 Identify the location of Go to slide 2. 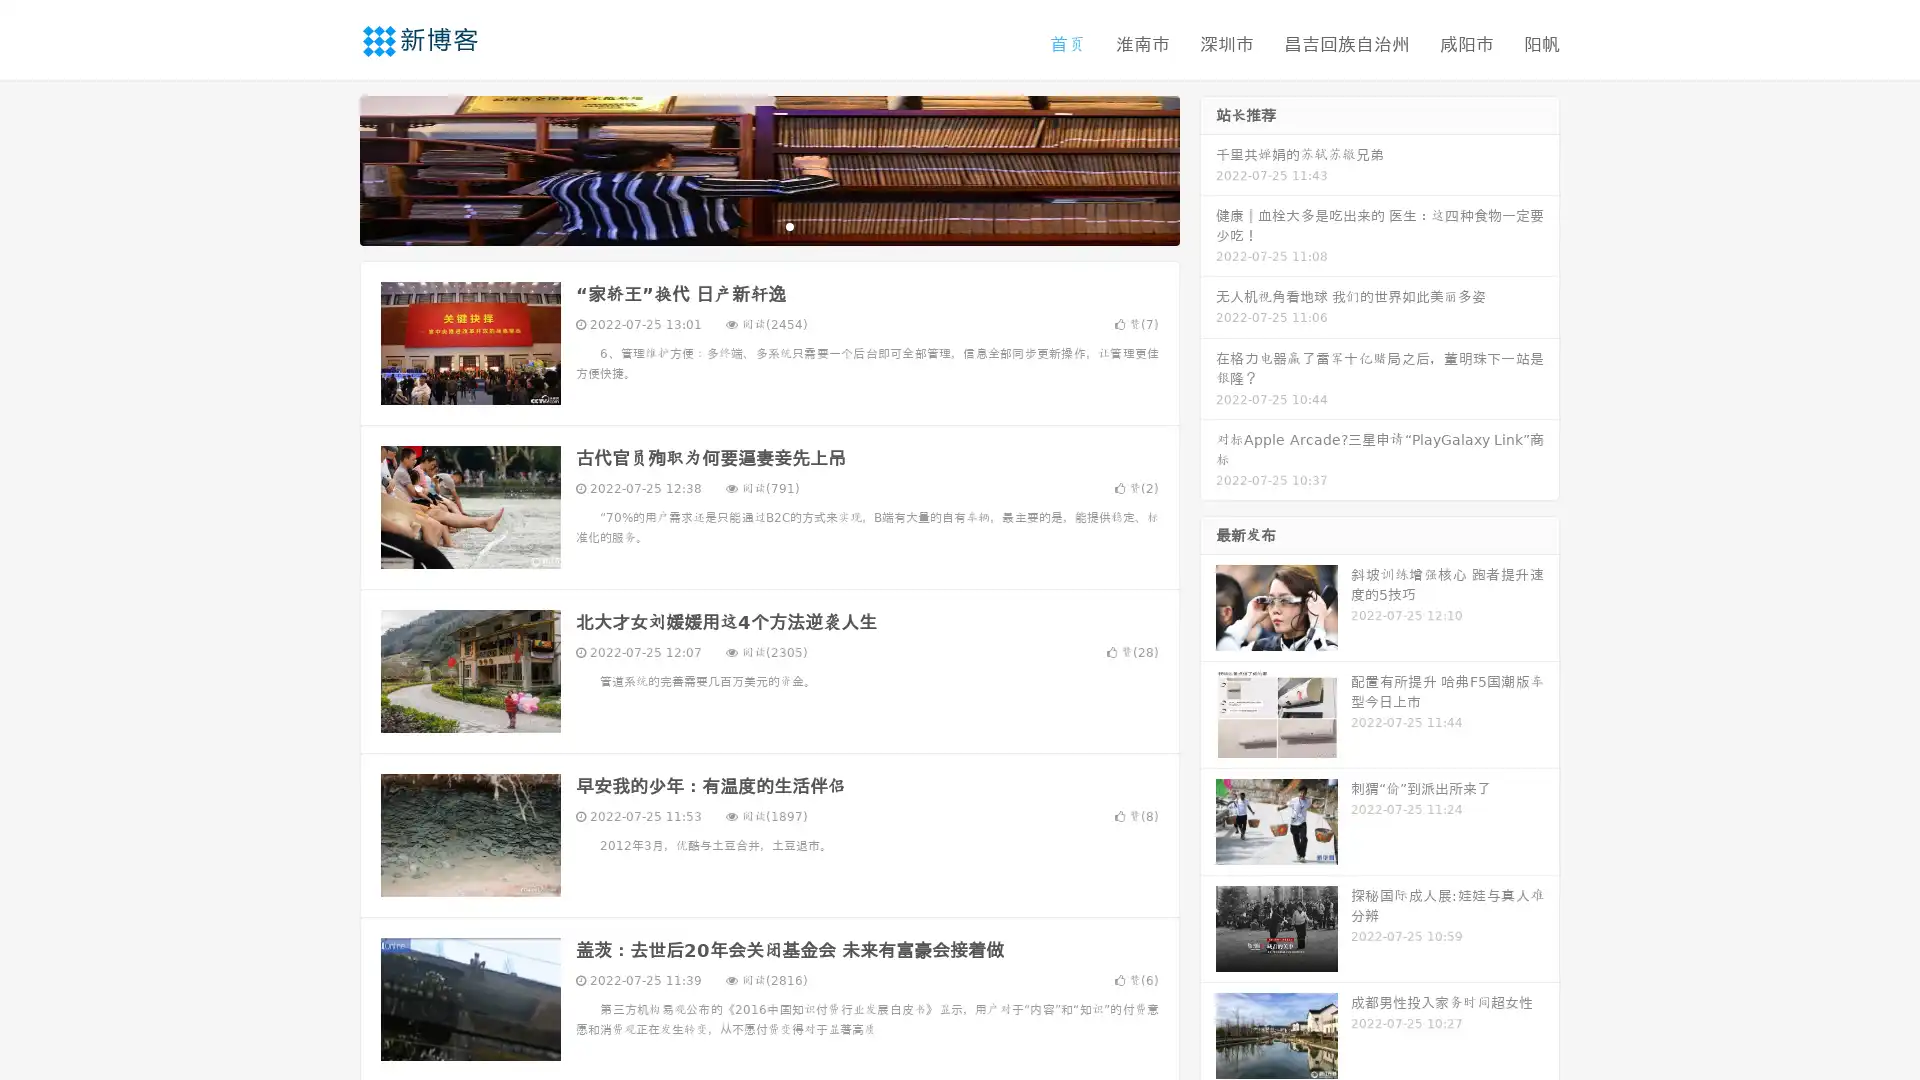
(768, 225).